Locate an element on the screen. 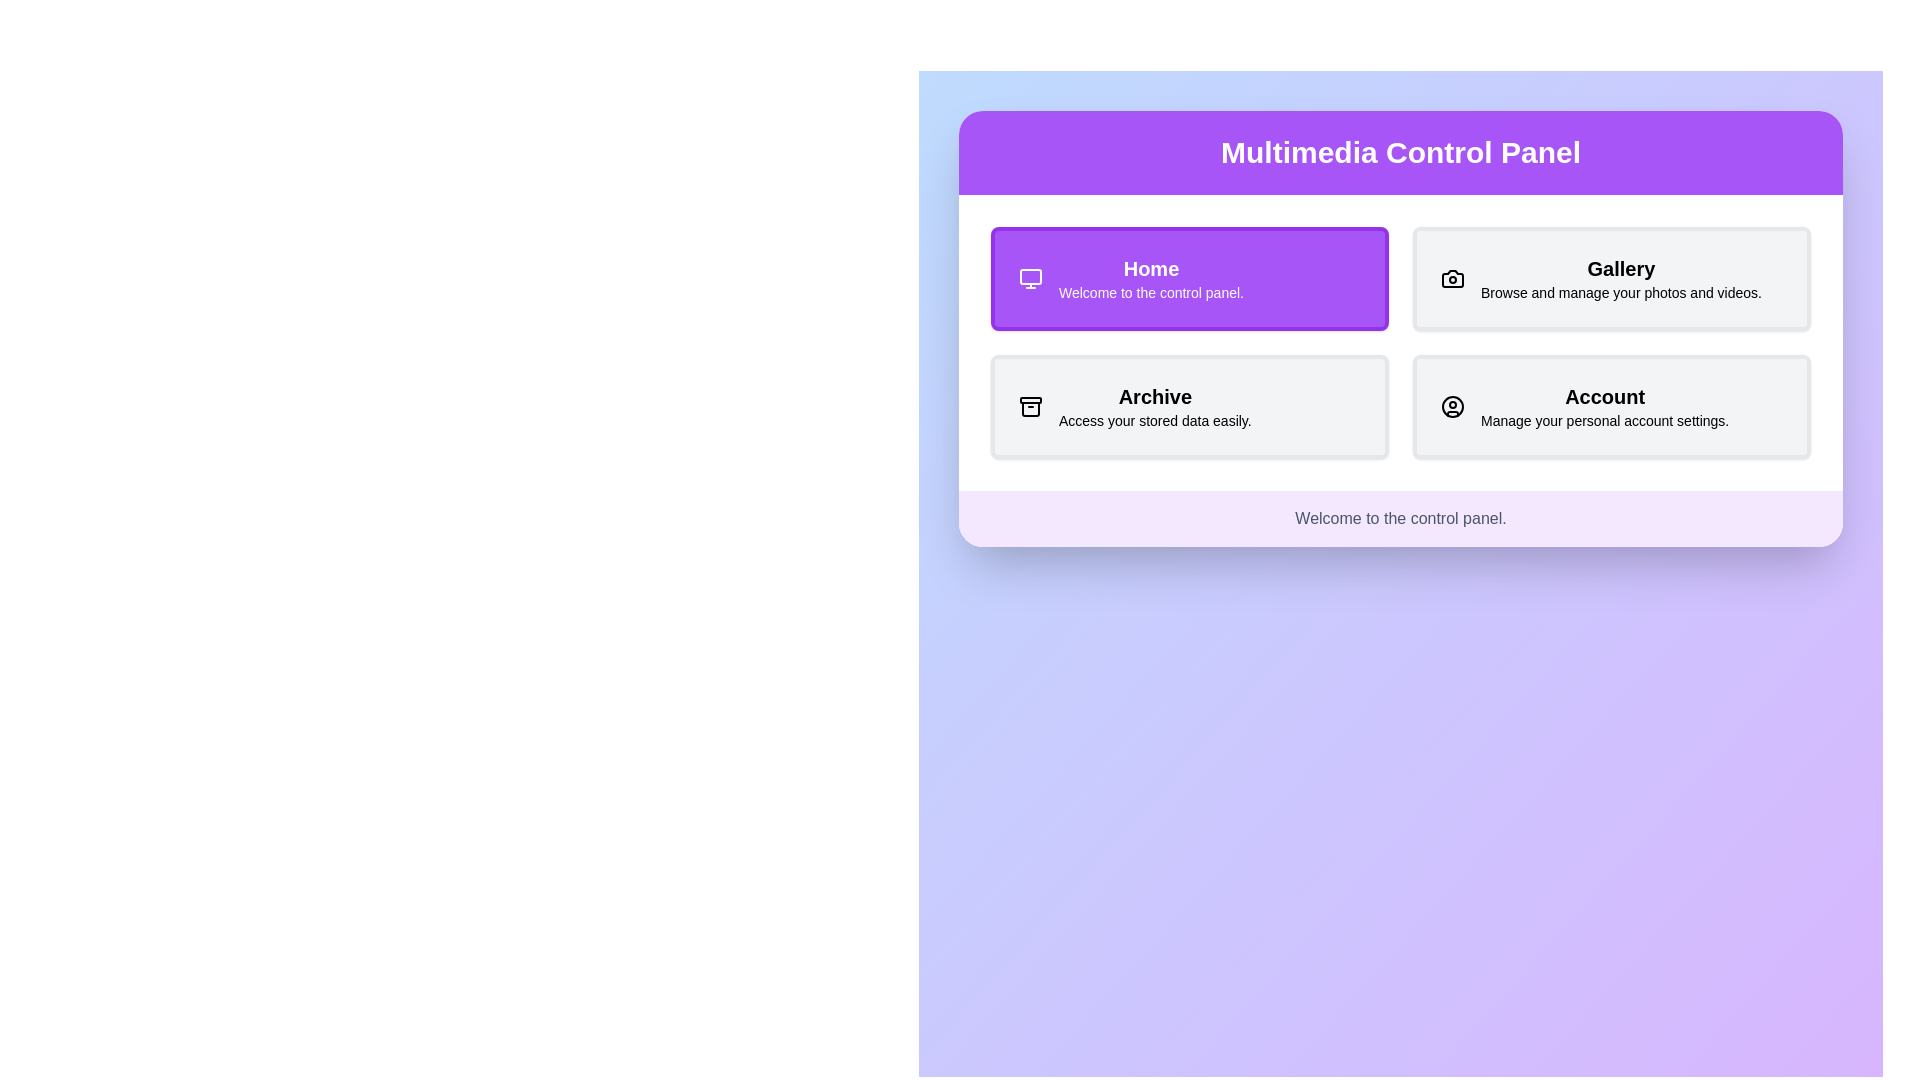  the Home section by clicking its button is located at coordinates (1190, 278).